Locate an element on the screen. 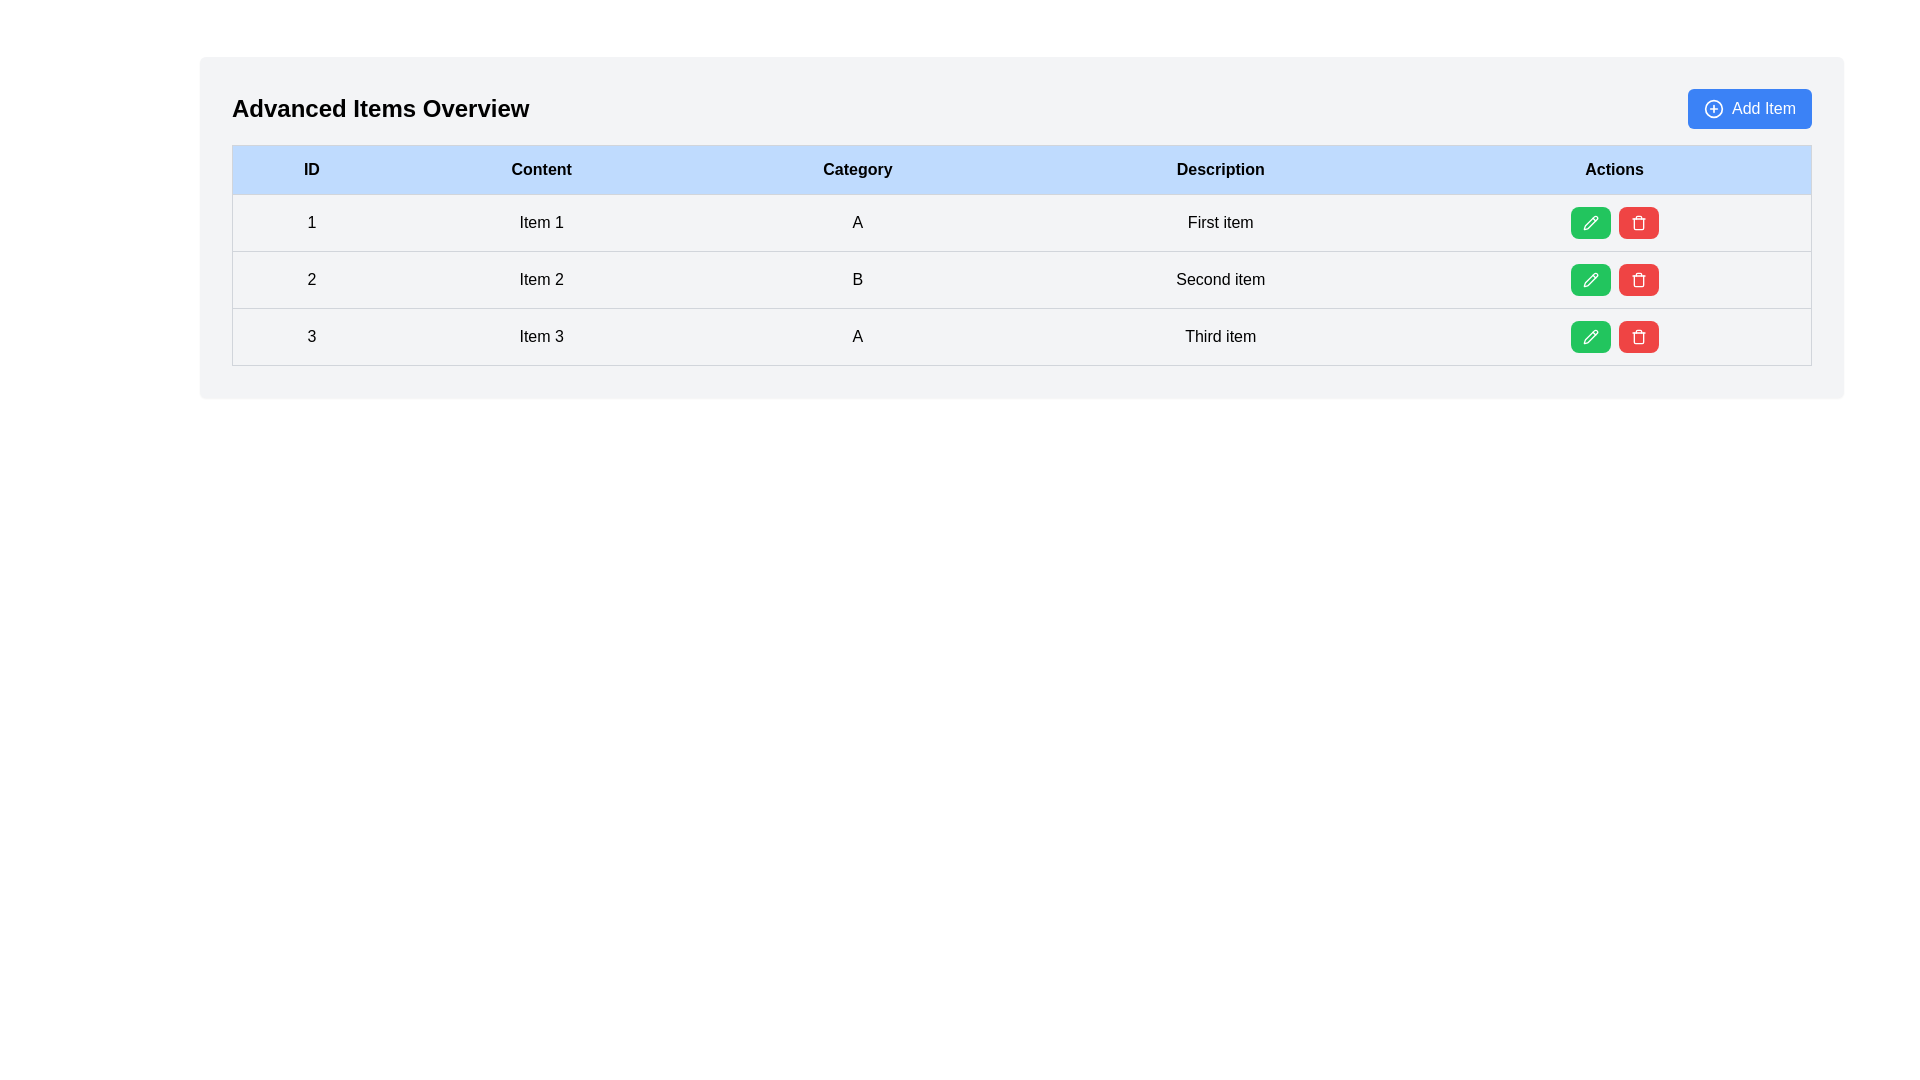 This screenshot has height=1080, width=1920. the red rounded button with a trash bin icon located in the 'Actions' column of the second row of the data table is located at coordinates (1637, 280).